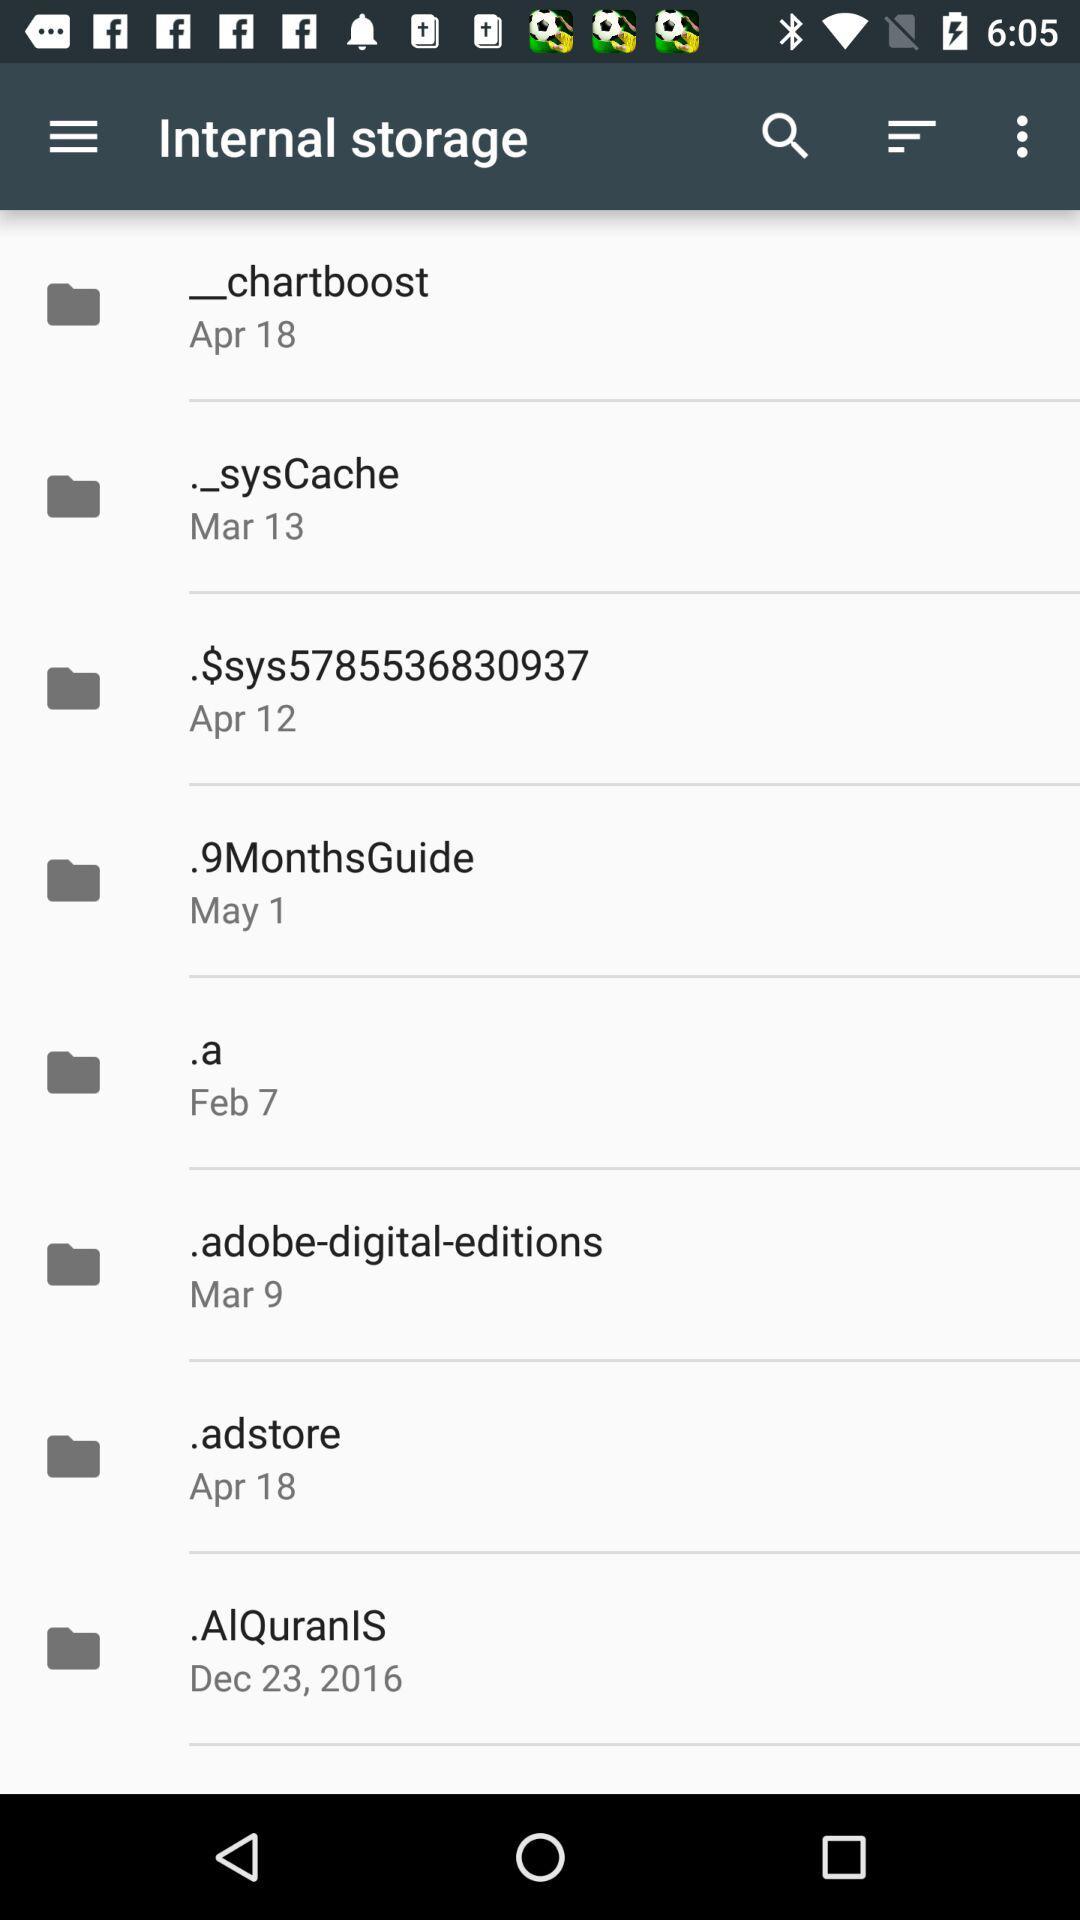 The height and width of the screenshot is (1920, 1080). What do you see at coordinates (94, 1456) in the screenshot?
I see `the icon which is left to the text adstore` at bounding box center [94, 1456].